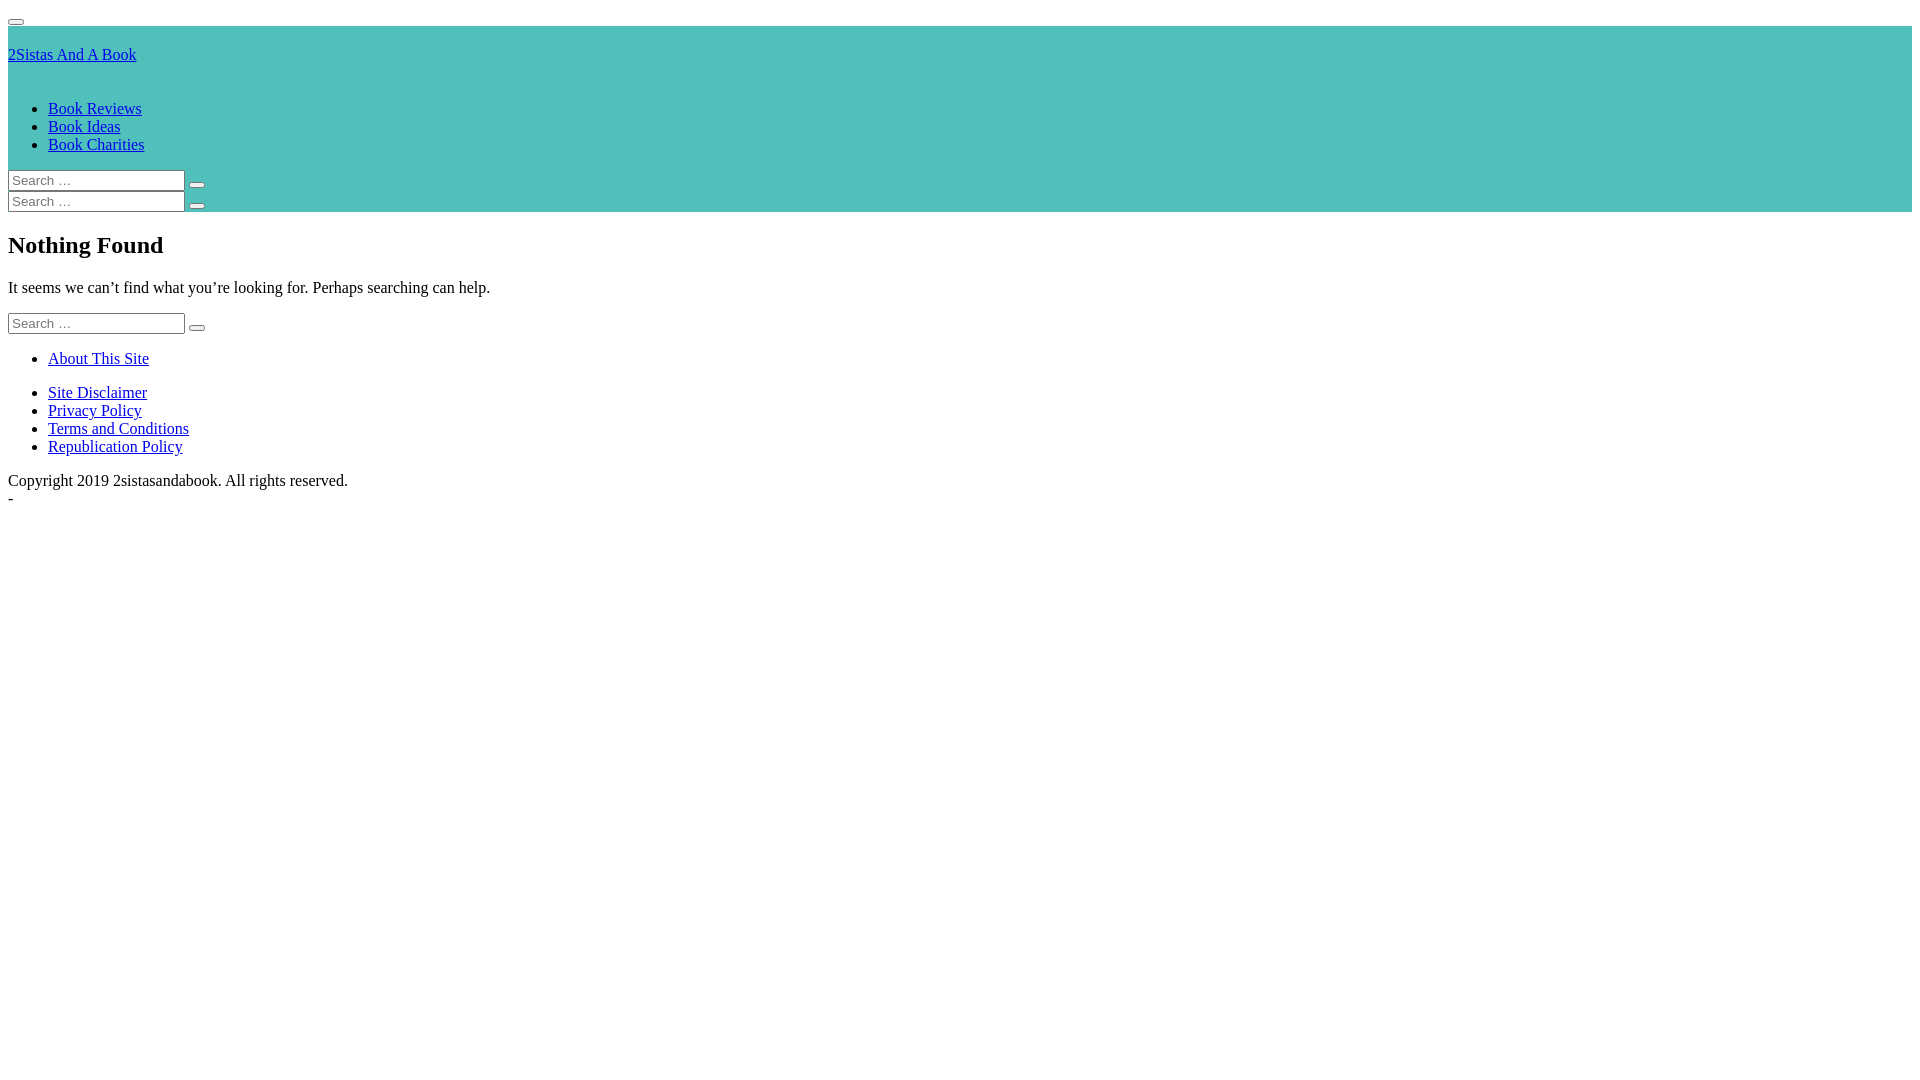  I want to click on 'Site Disclaimer', so click(96, 392).